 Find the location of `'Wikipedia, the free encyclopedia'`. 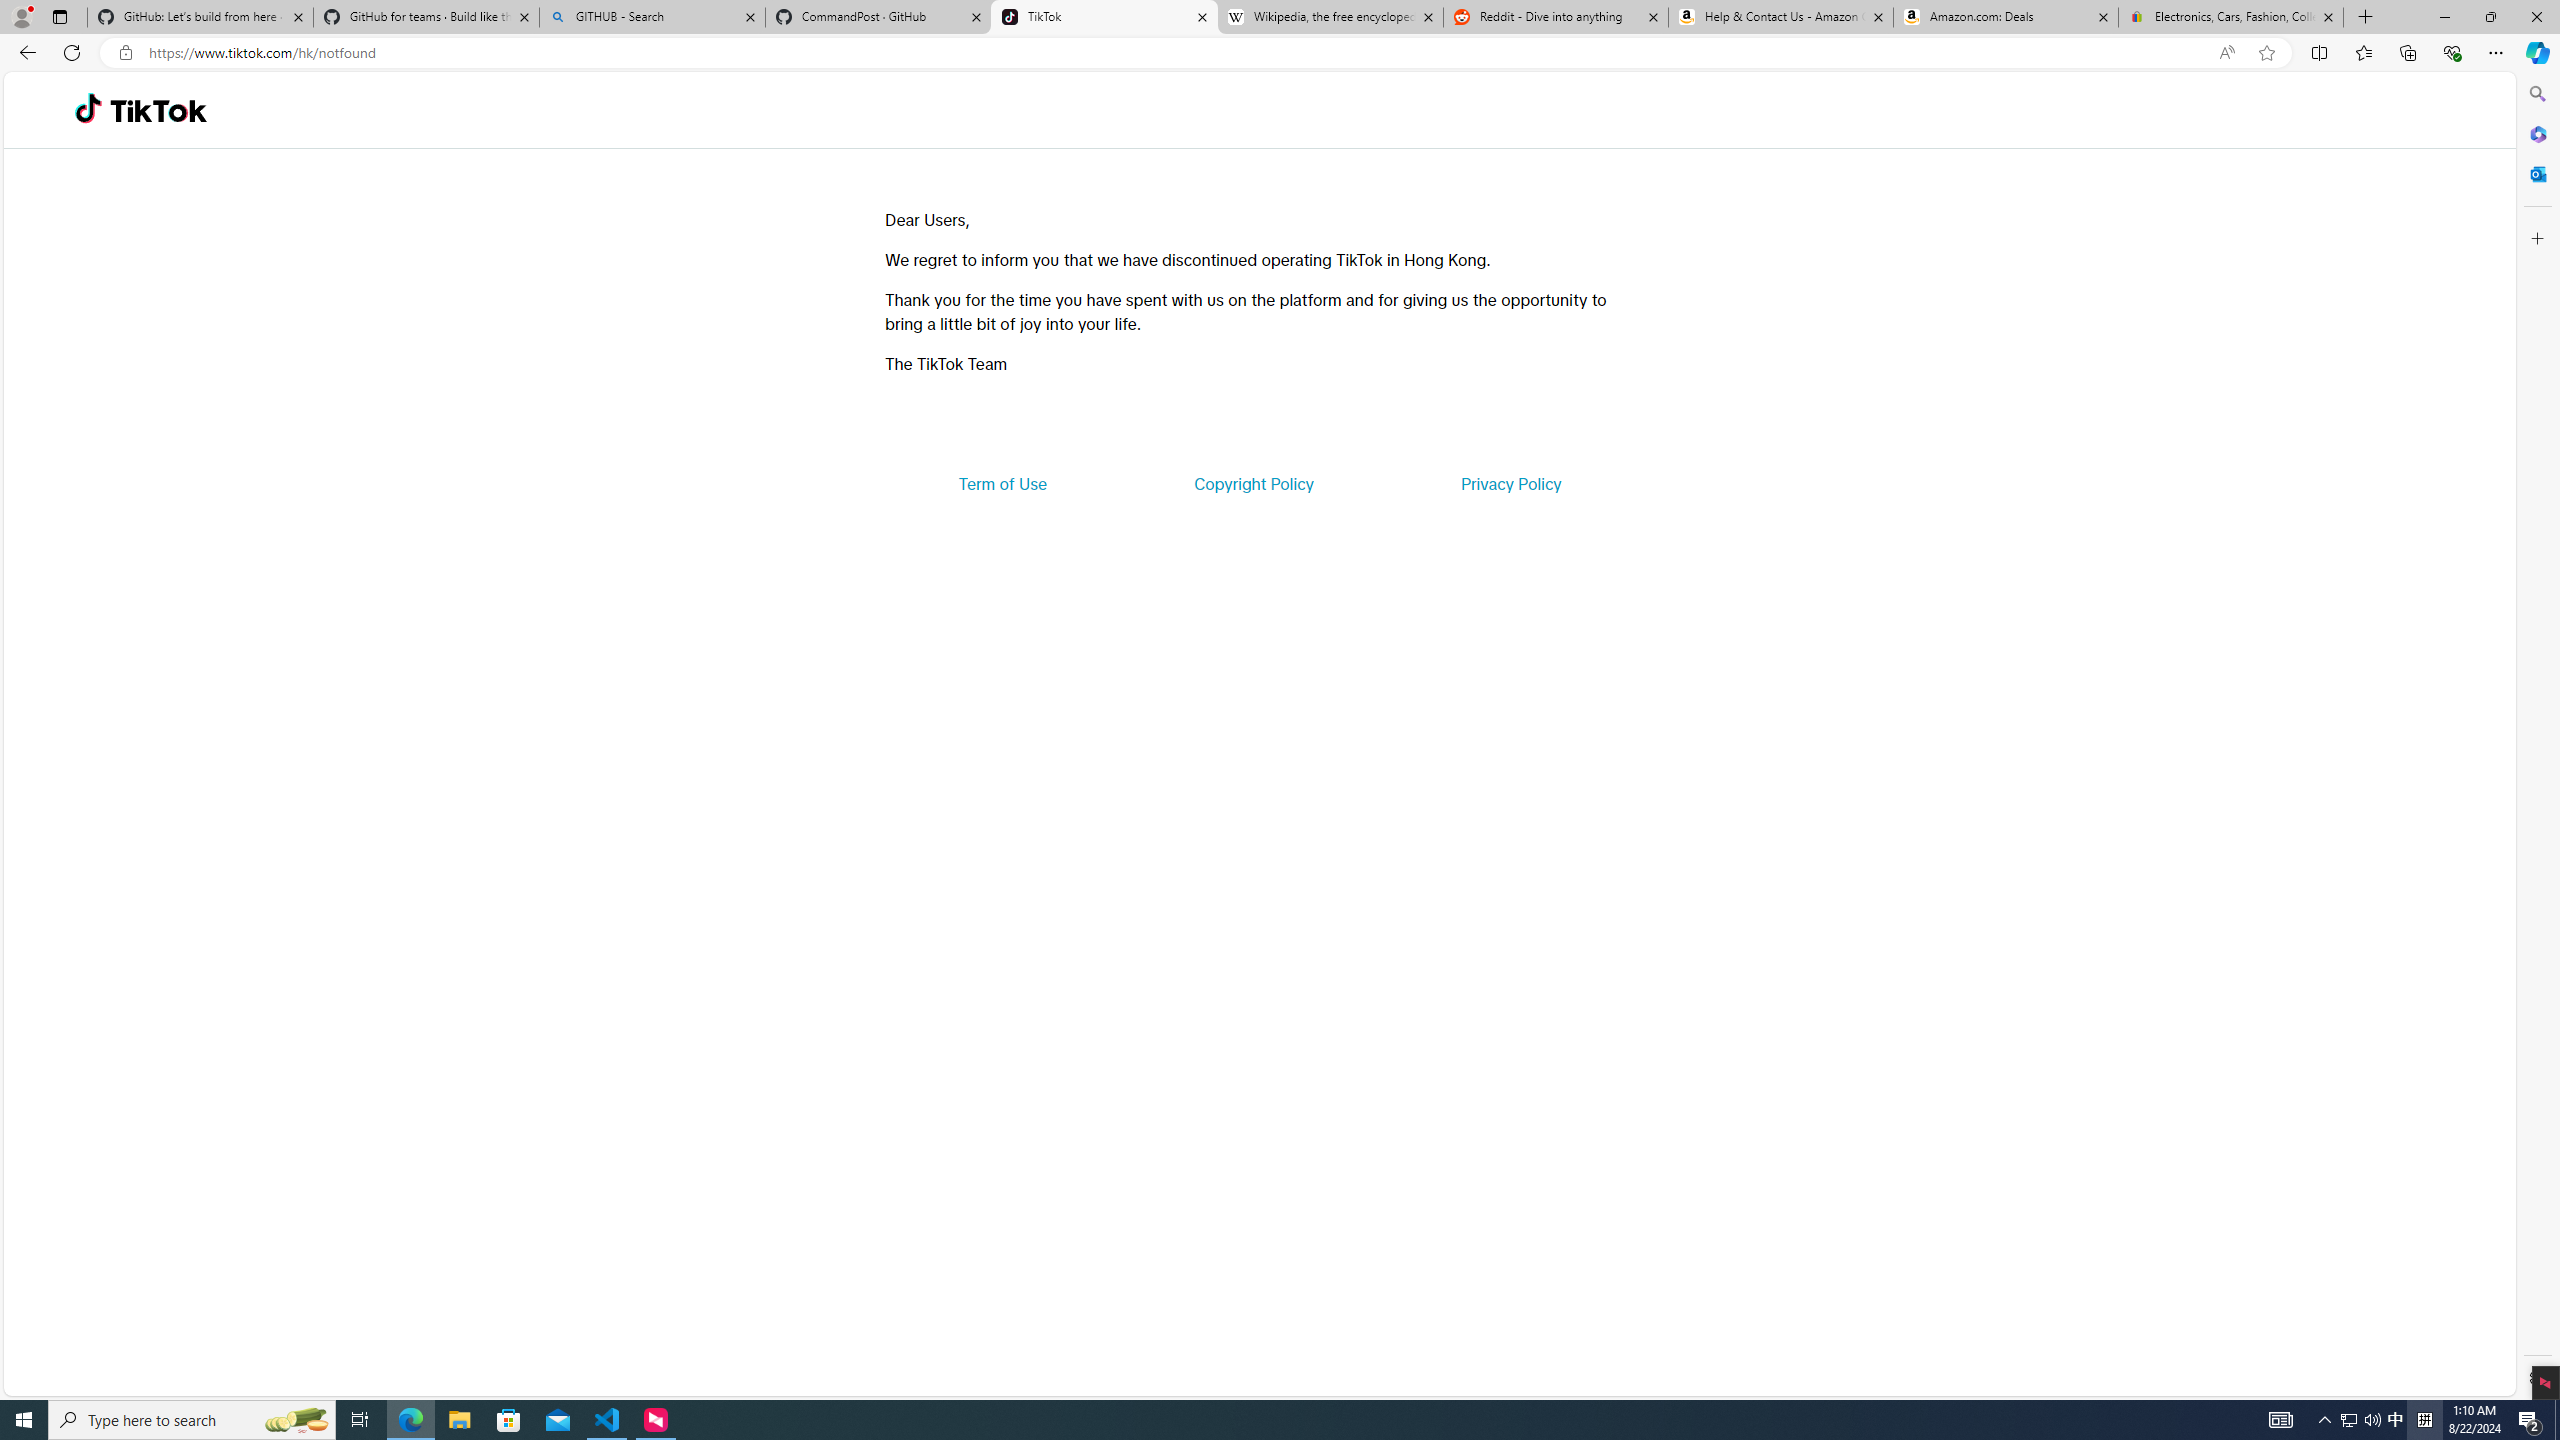

'Wikipedia, the free encyclopedia' is located at coordinates (1328, 16).